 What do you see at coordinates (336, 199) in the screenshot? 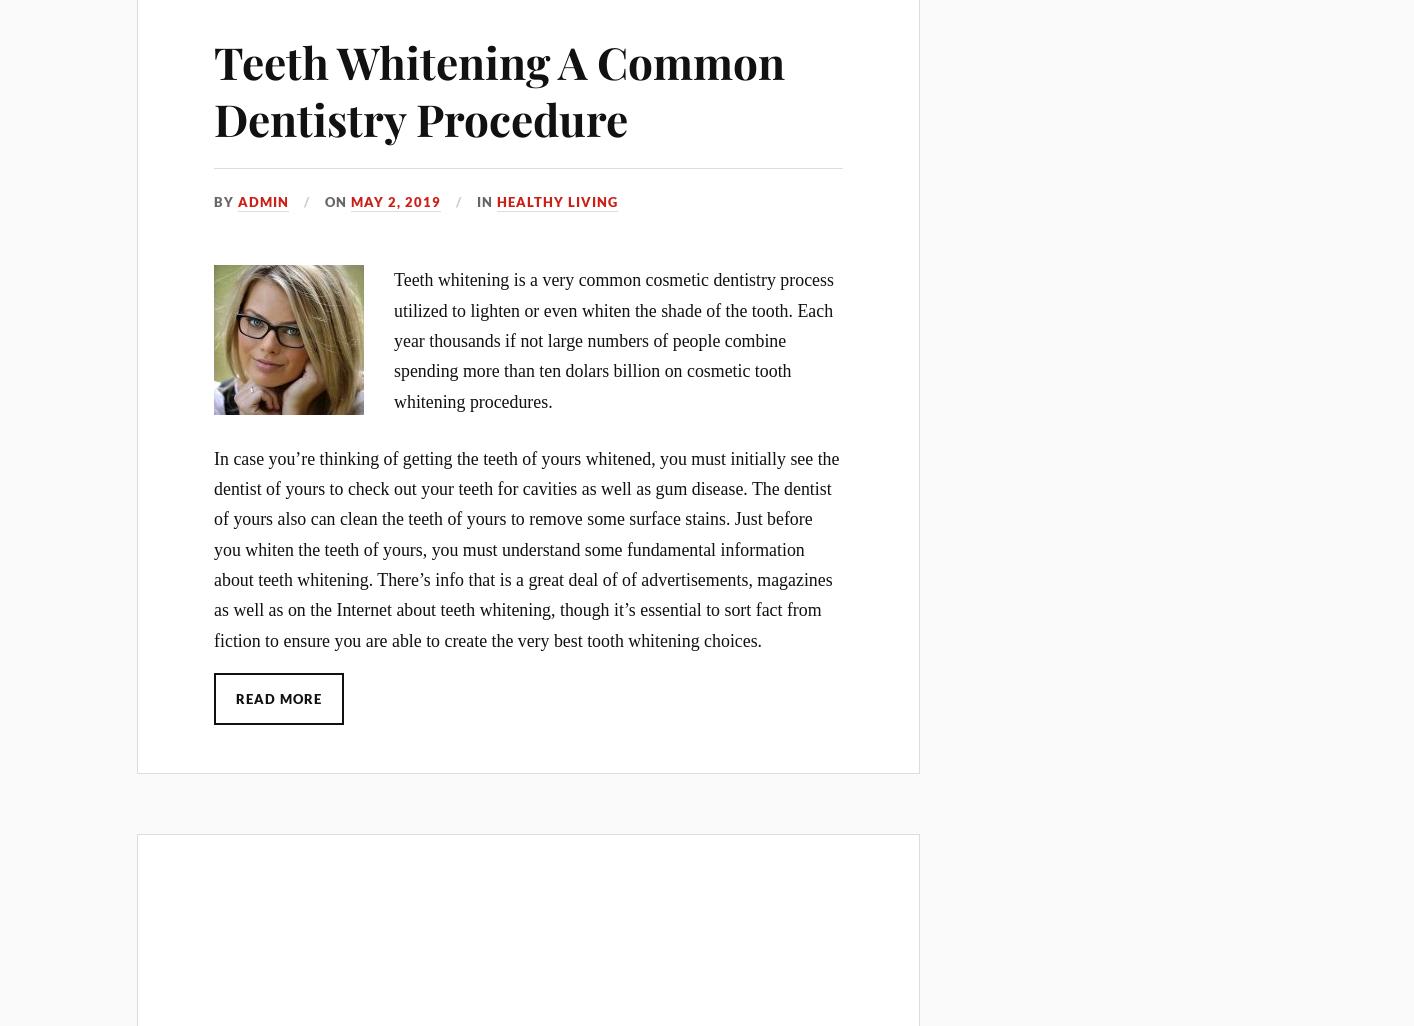
I see `'On'` at bounding box center [336, 199].